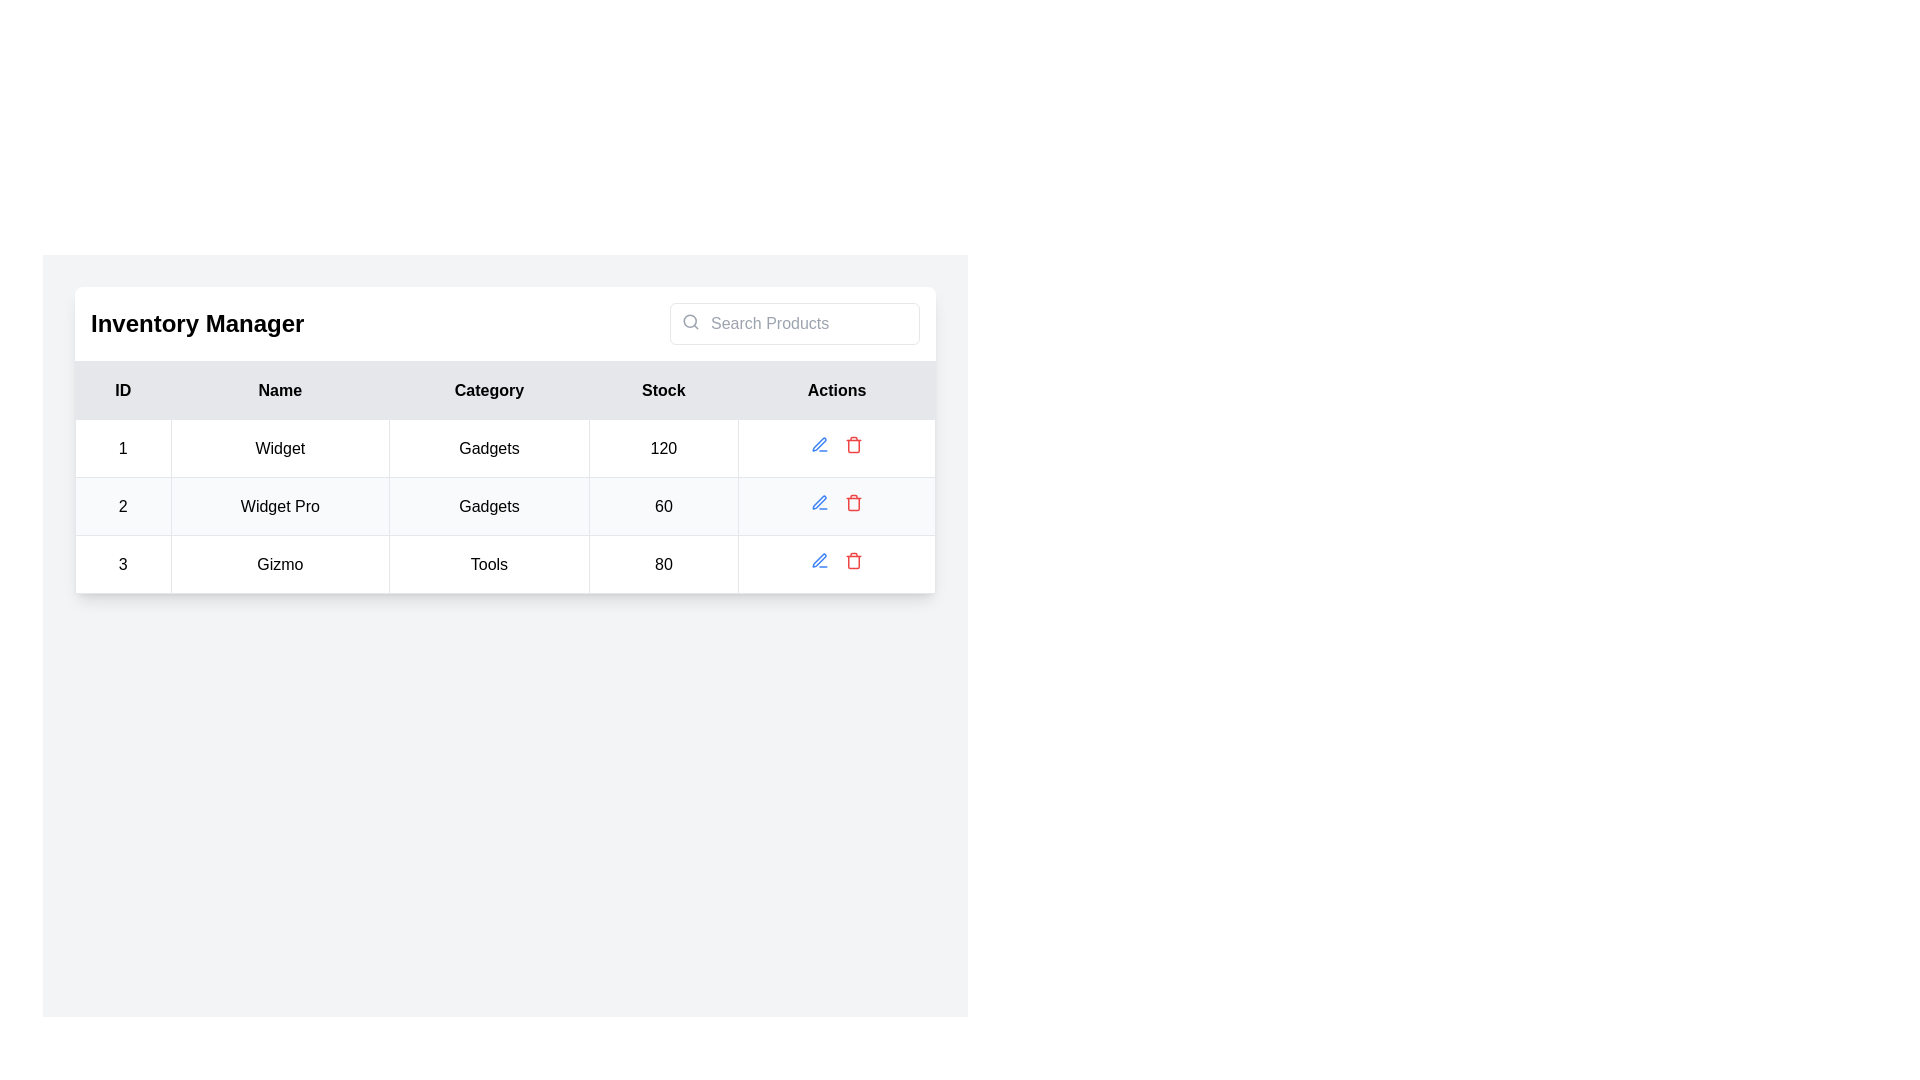 The image size is (1920, 1080). What do you see at coordinates (663, 564) in the screenshot?
I see `the static text display showing '80' located in the last column of the third row within a table cell` at bounding box center [663, 564].